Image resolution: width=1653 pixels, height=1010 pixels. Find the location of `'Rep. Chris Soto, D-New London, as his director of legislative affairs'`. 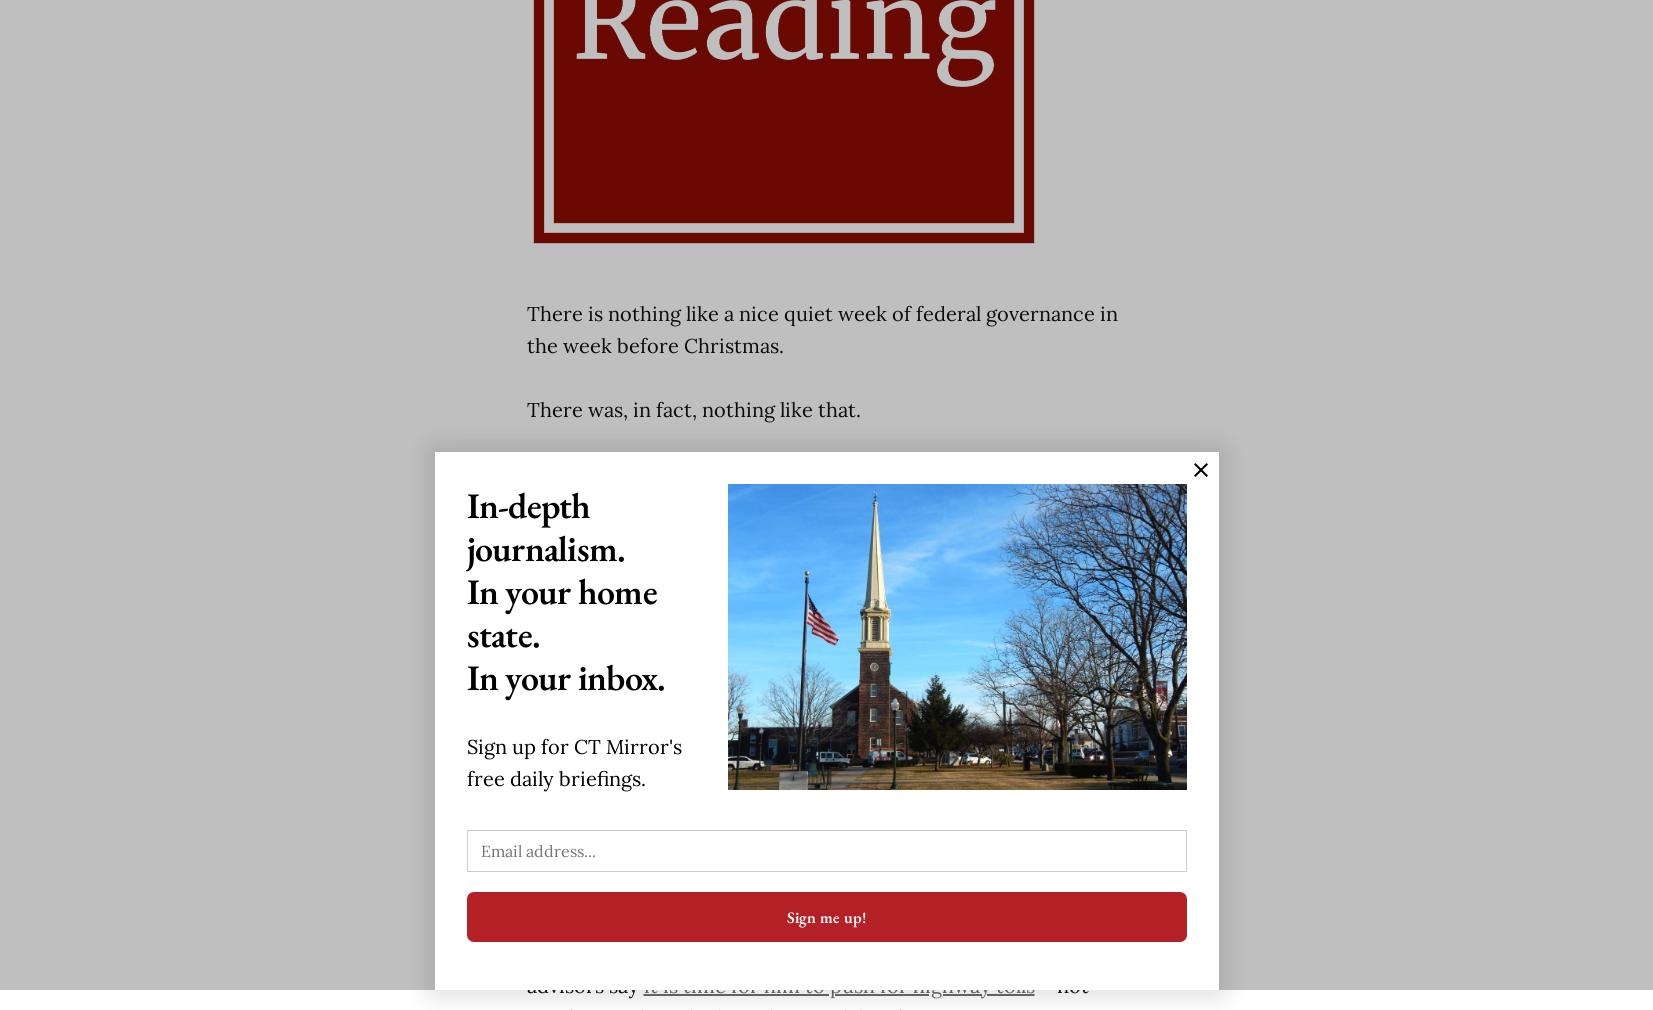

'Rep. Chris Soto, D-New London, as his director of legislative affairs' is located at coordinates (800, 711).